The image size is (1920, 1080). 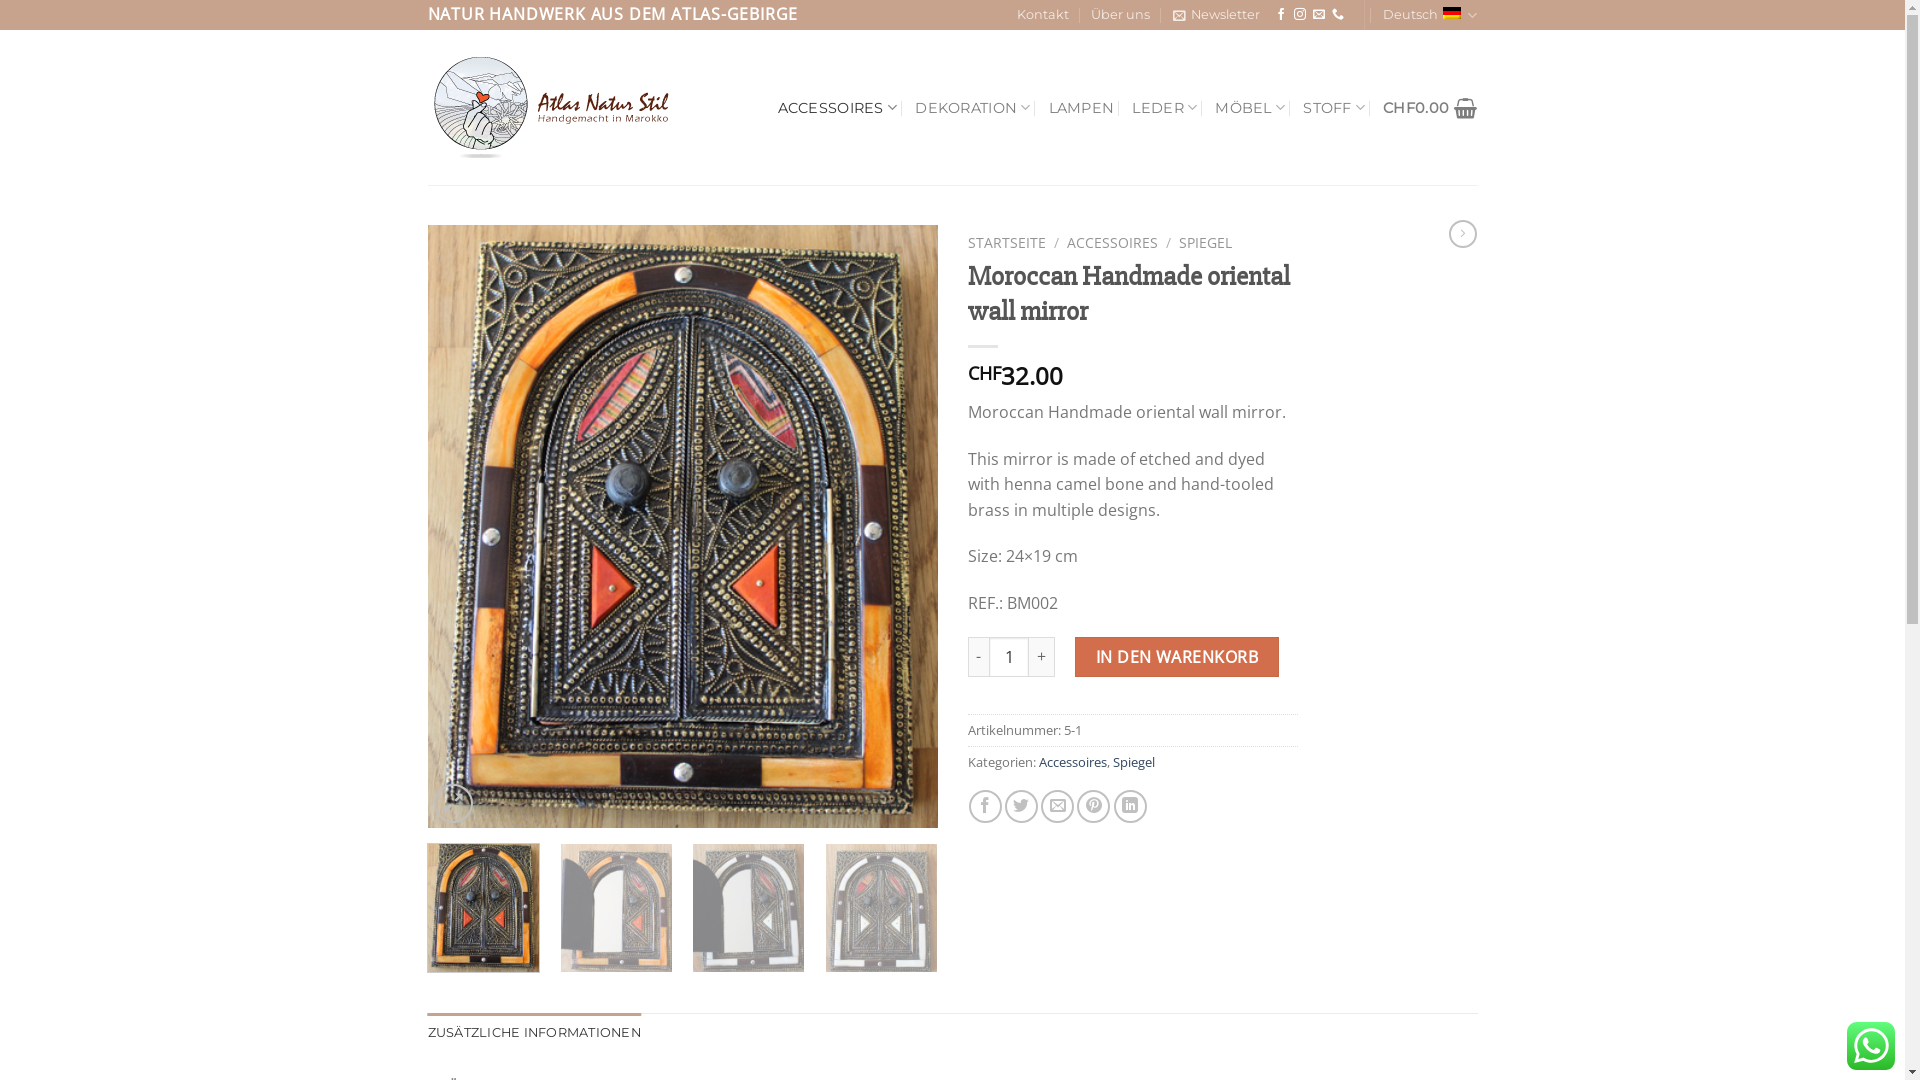 What do you see at coordinates (1074, 656) in the screenshot?
I see `'IN DEN WARENKORB'` at bounding box center [1074, 656].